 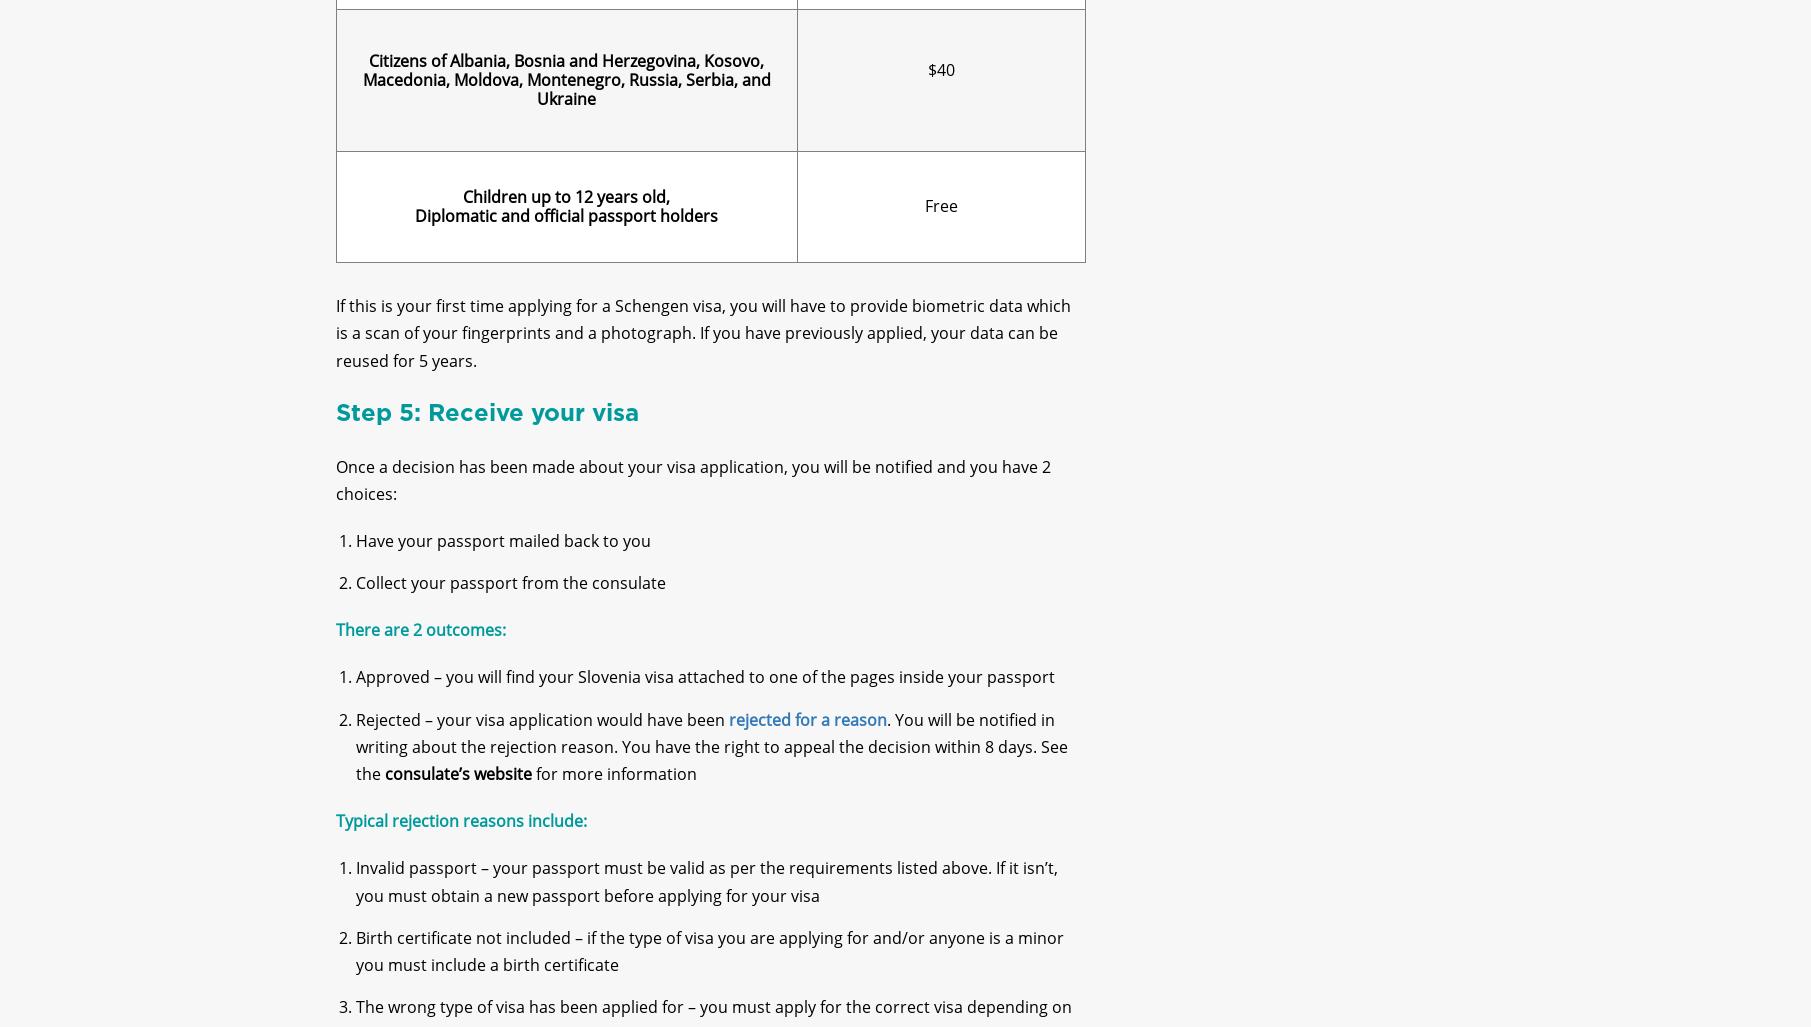 What do you see at coordinates (502, 556) in the screenshot?
I see `'Have your passport mailed back to you'` at bounding box center [502, 556].